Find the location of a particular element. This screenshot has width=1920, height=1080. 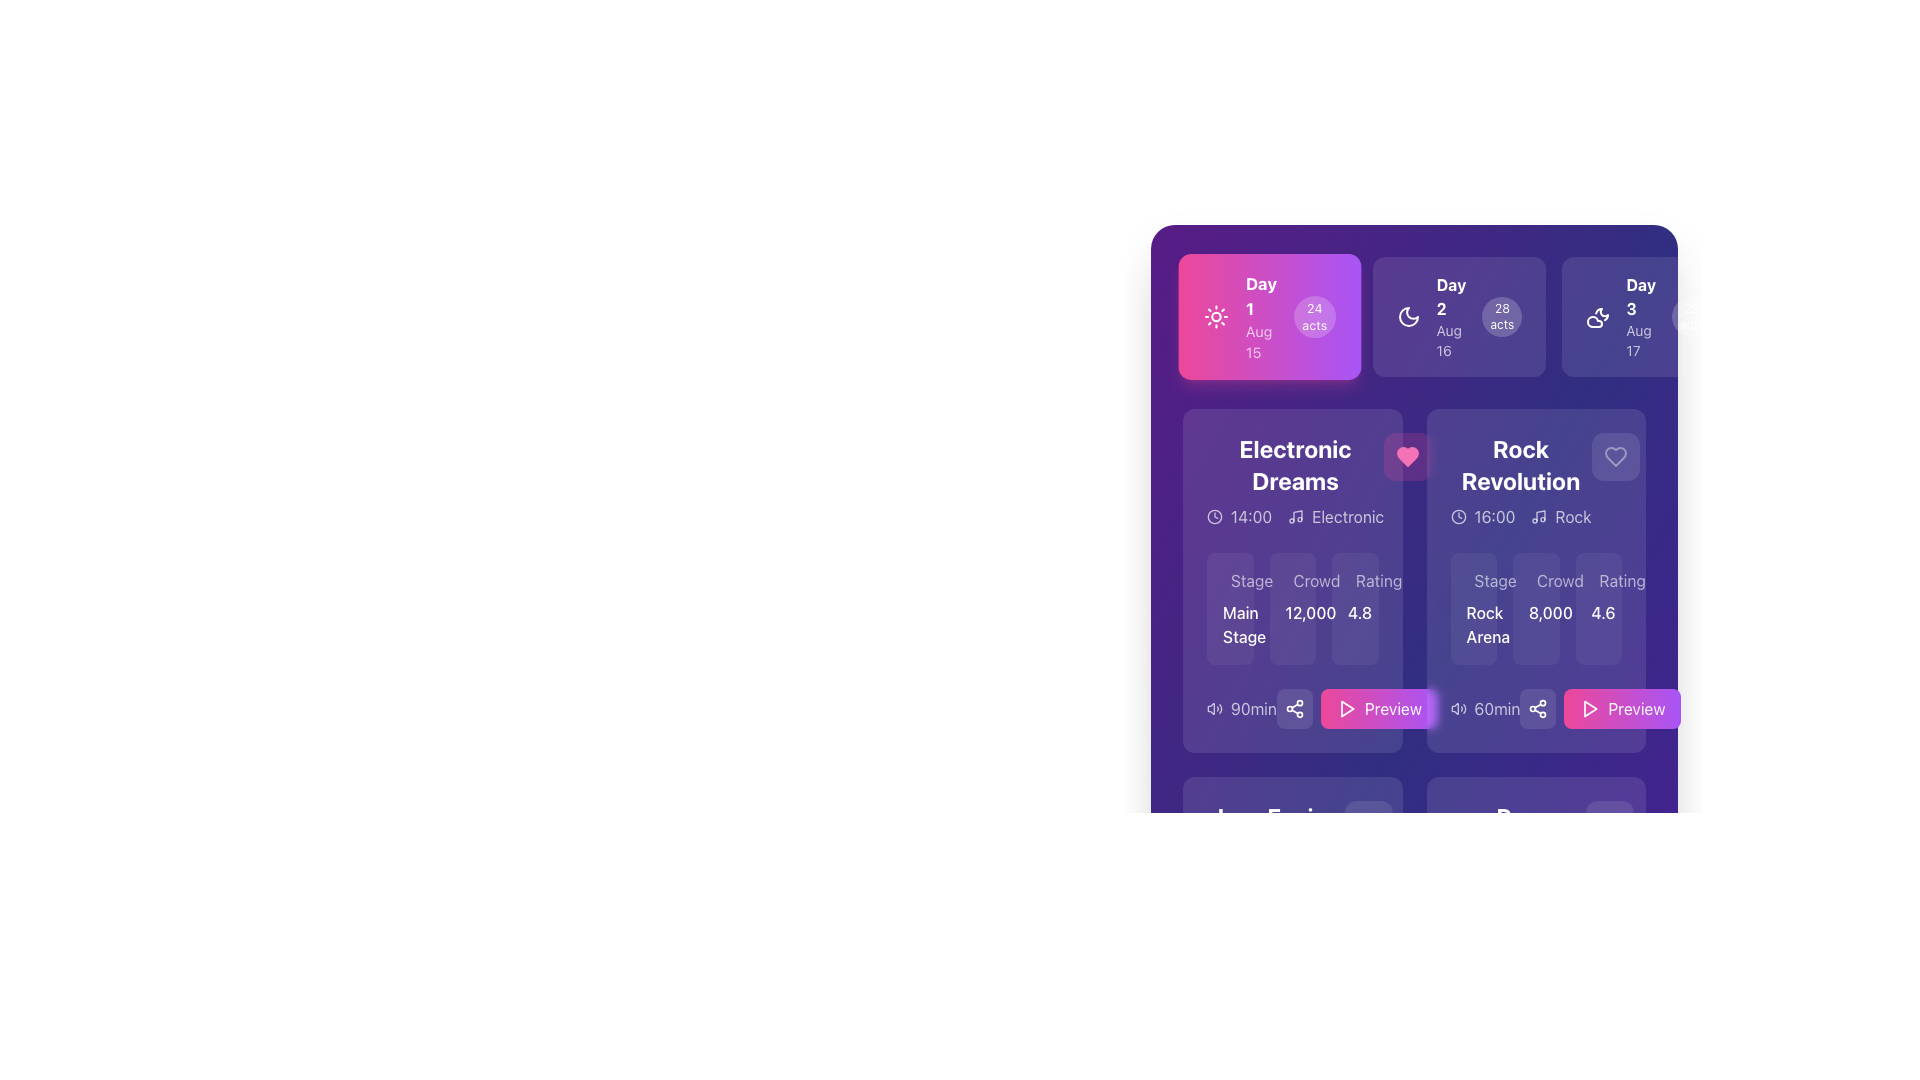

the musical or audio-related indicator icon located to the left of the text 'Electronic' in the 'Electronic Dreams' section is located at coordinates (1296, 515).